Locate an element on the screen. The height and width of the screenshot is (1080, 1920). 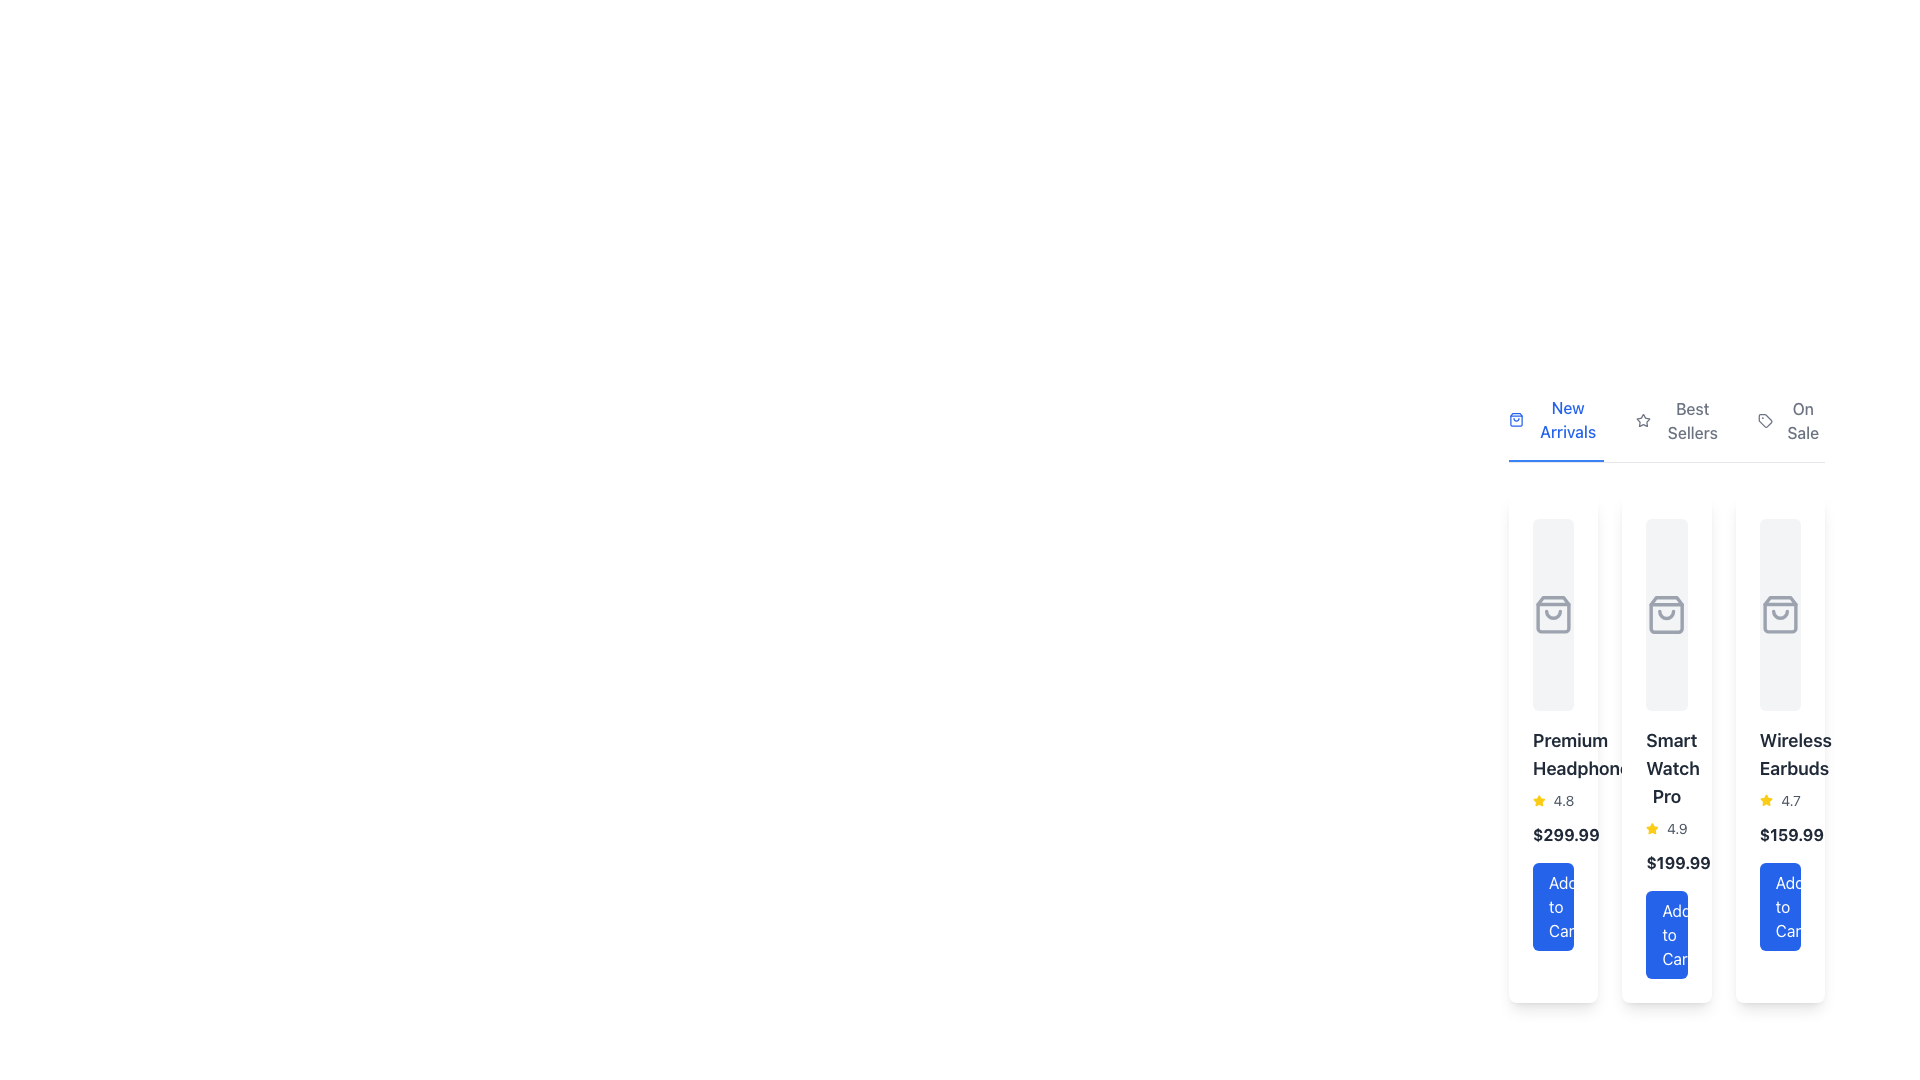
the Rating indicator for 'Smart Watch Pro' is located at coordinates (1666, 829).